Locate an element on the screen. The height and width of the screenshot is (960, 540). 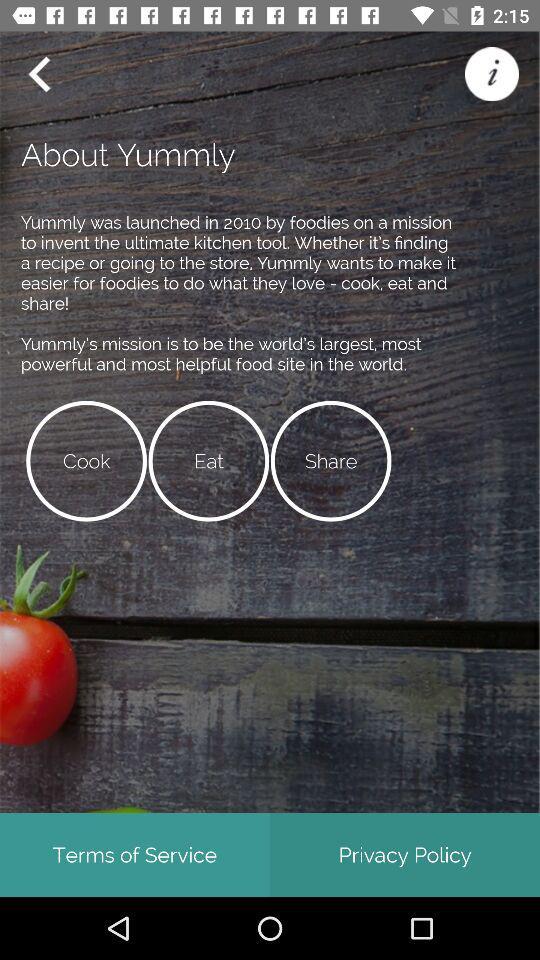
more information is located at coordinates (490, 74).